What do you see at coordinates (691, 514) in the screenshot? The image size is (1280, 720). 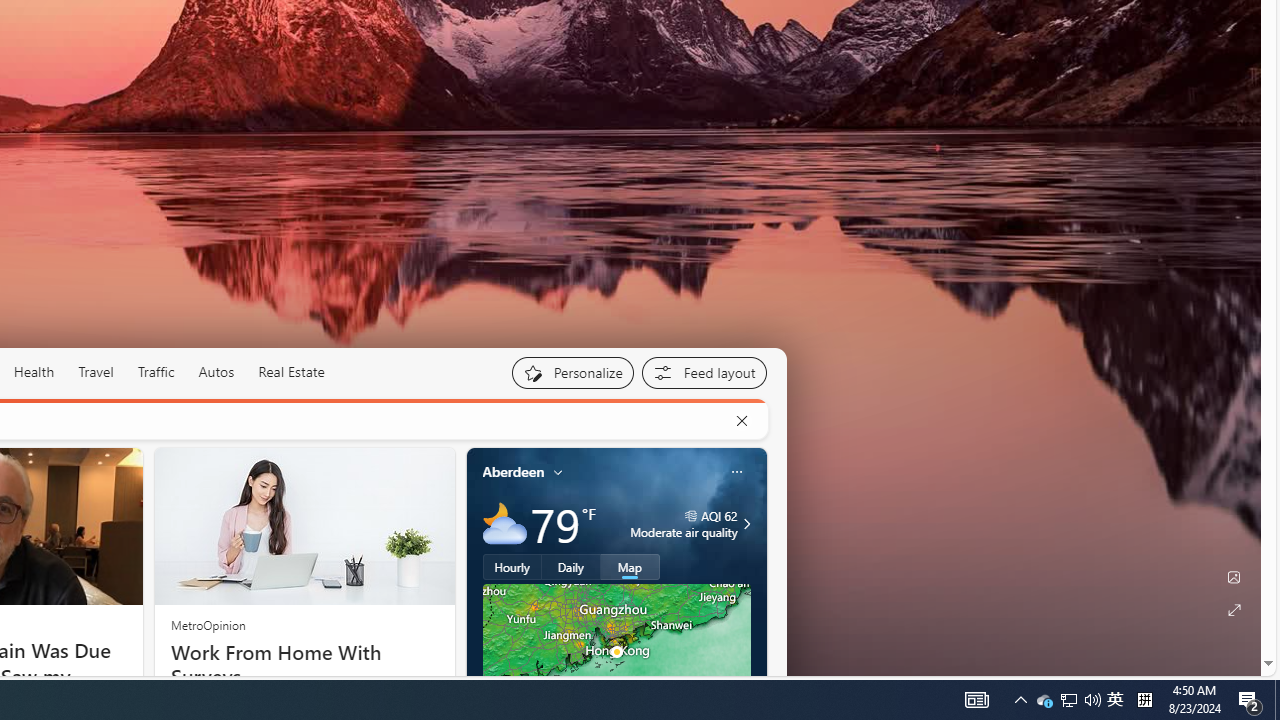 I see `'aqi-icon'` at bounding box center [691, 514].